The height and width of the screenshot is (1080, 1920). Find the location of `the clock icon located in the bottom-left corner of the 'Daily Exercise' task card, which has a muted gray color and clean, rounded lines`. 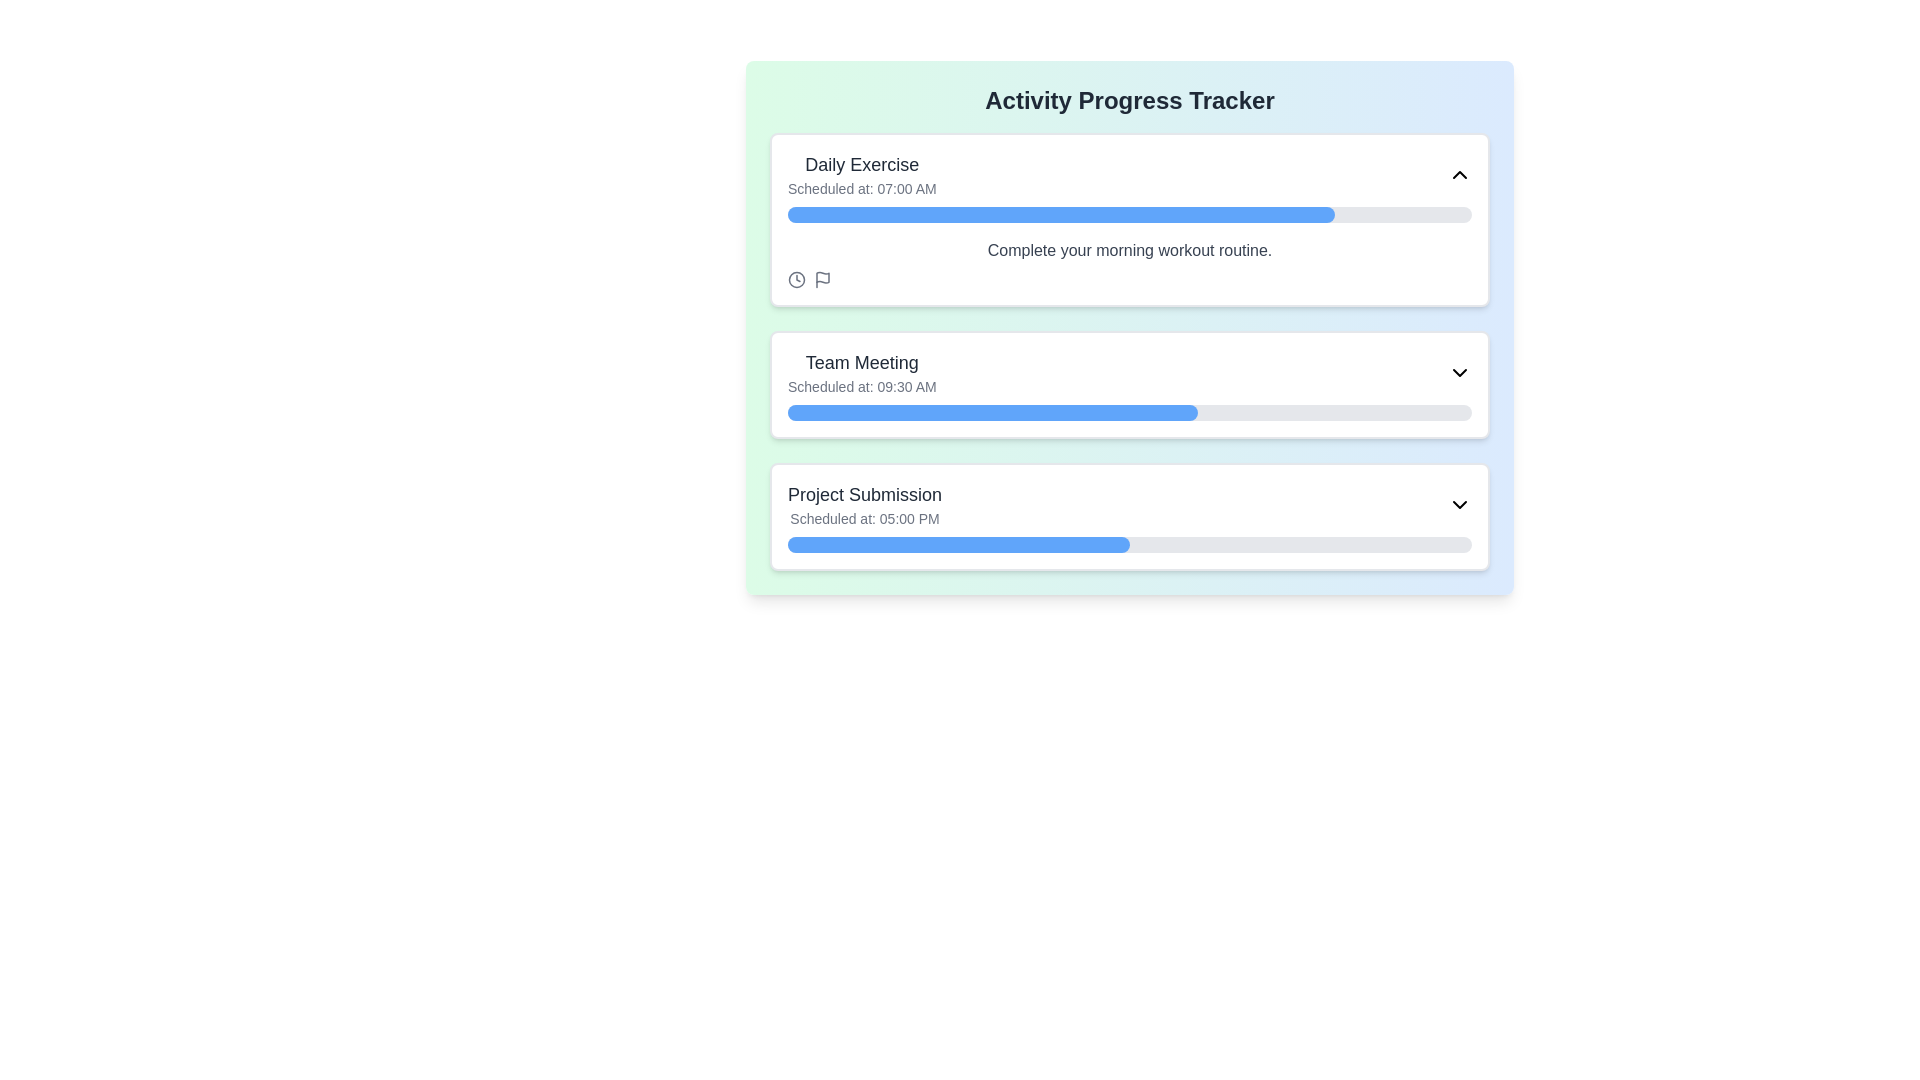

the clock icon located in the bottom-left corner of the 'Daily Exercise' task card, which has a muted gray color and clean, rounded lines is located at coordinates (795, 280).